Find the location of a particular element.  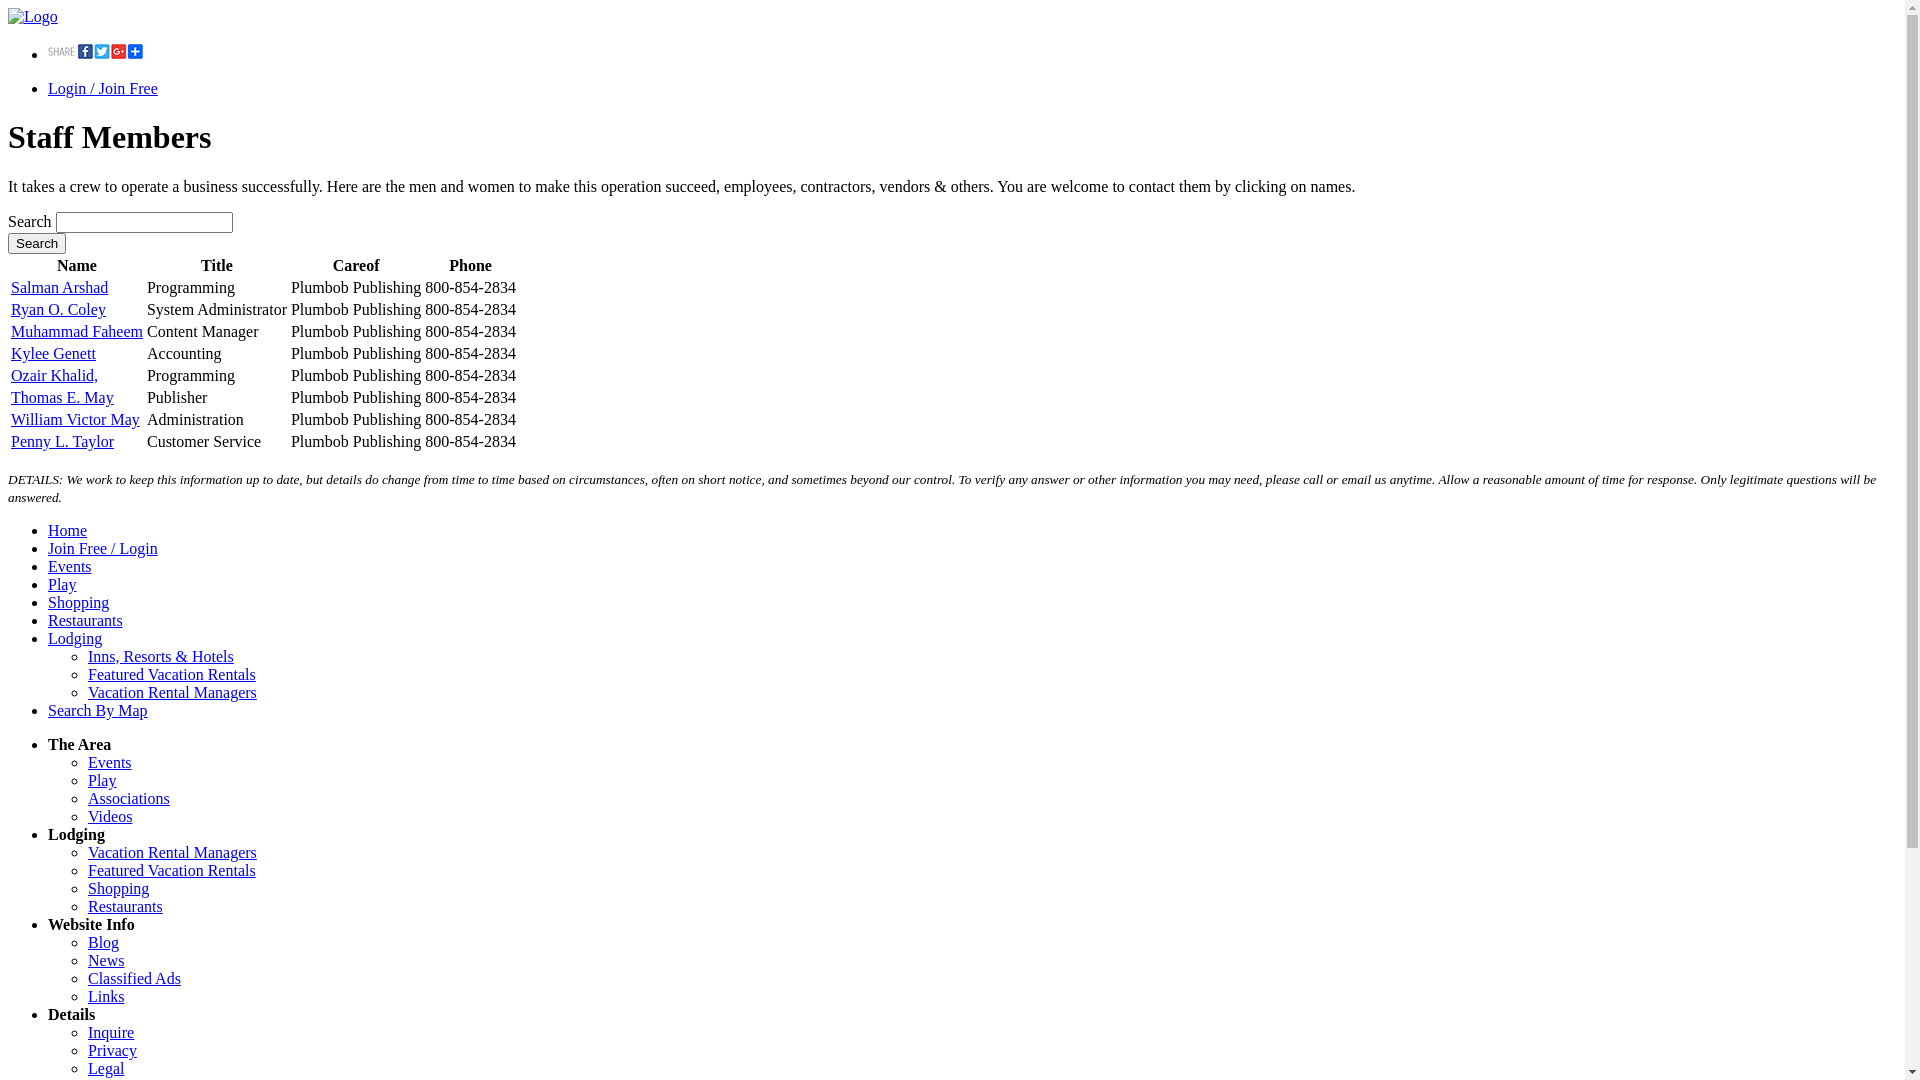

'Penny L. Taylor' is located at coordinates (62, 440).